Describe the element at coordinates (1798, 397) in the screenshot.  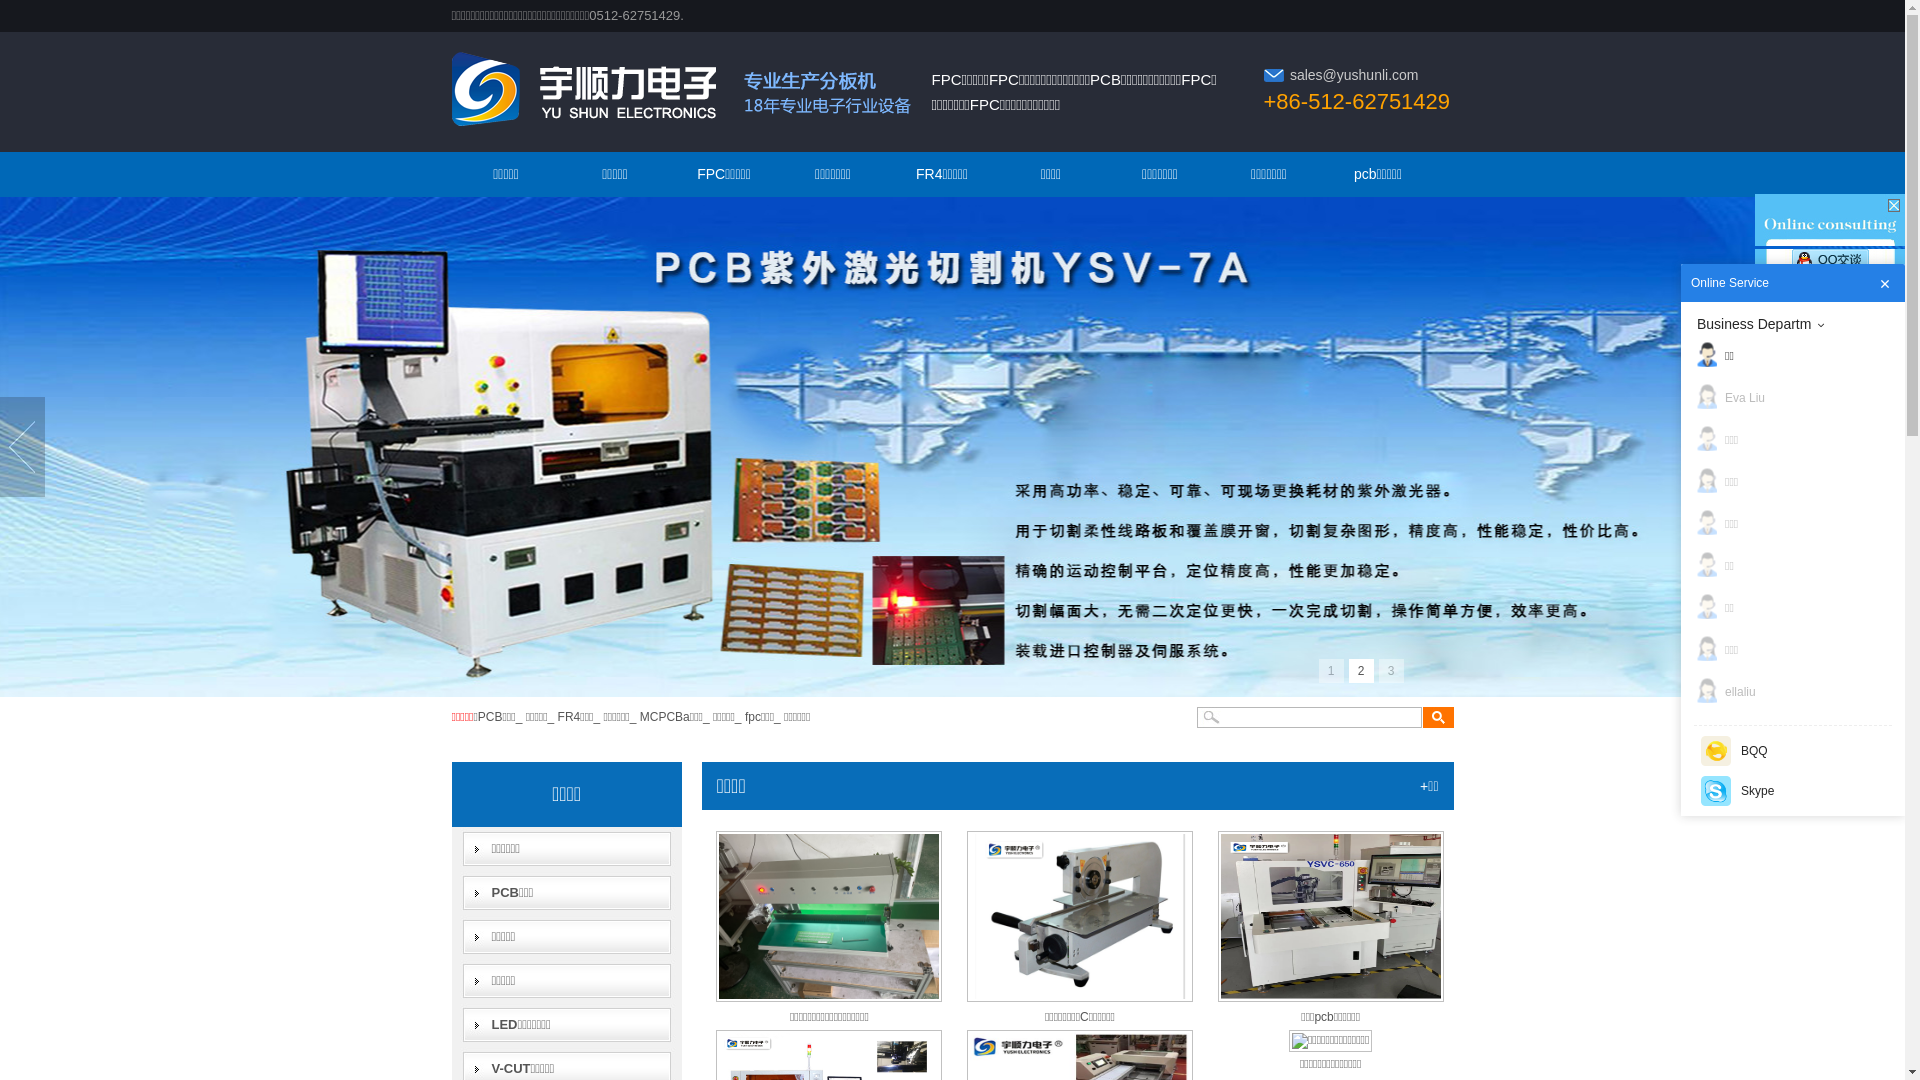
I see `'Eva Liu'` at that location.